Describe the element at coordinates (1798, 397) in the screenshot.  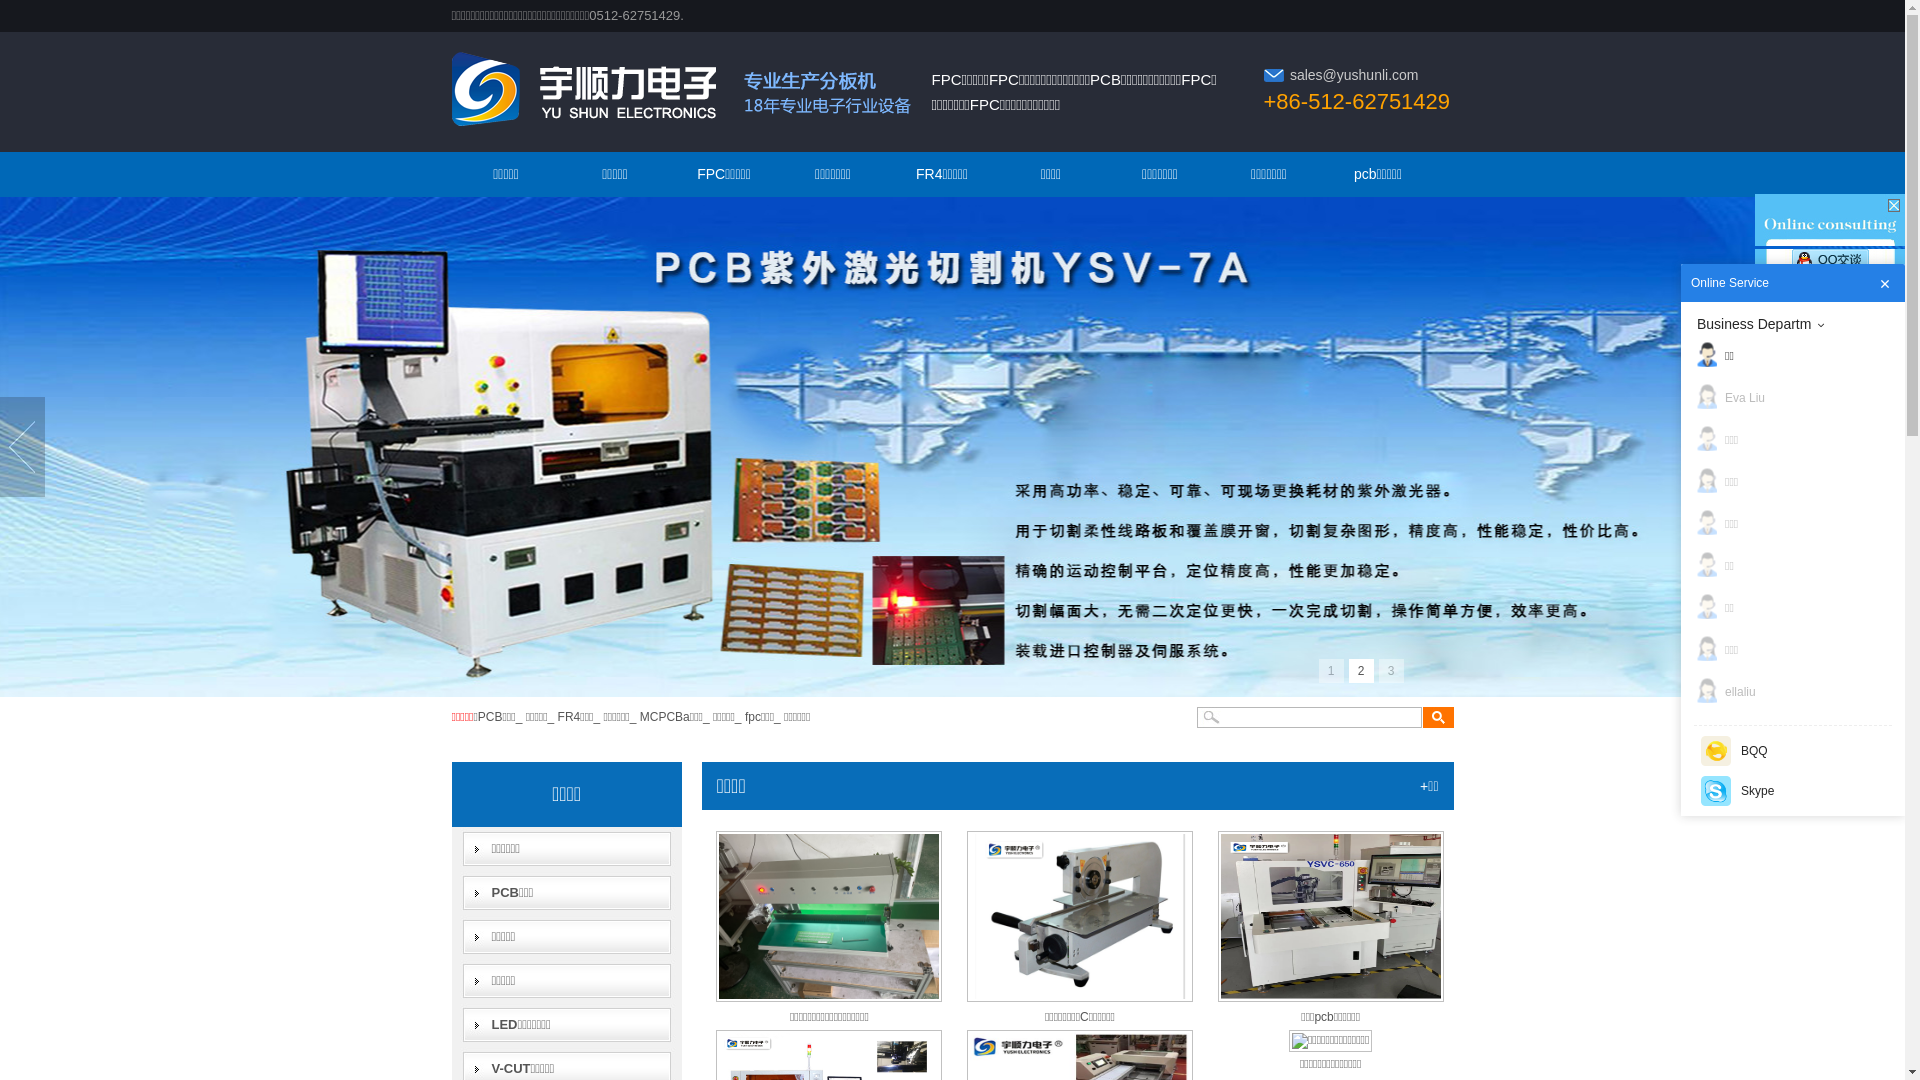
I see `'Eva Liu'` at that location.